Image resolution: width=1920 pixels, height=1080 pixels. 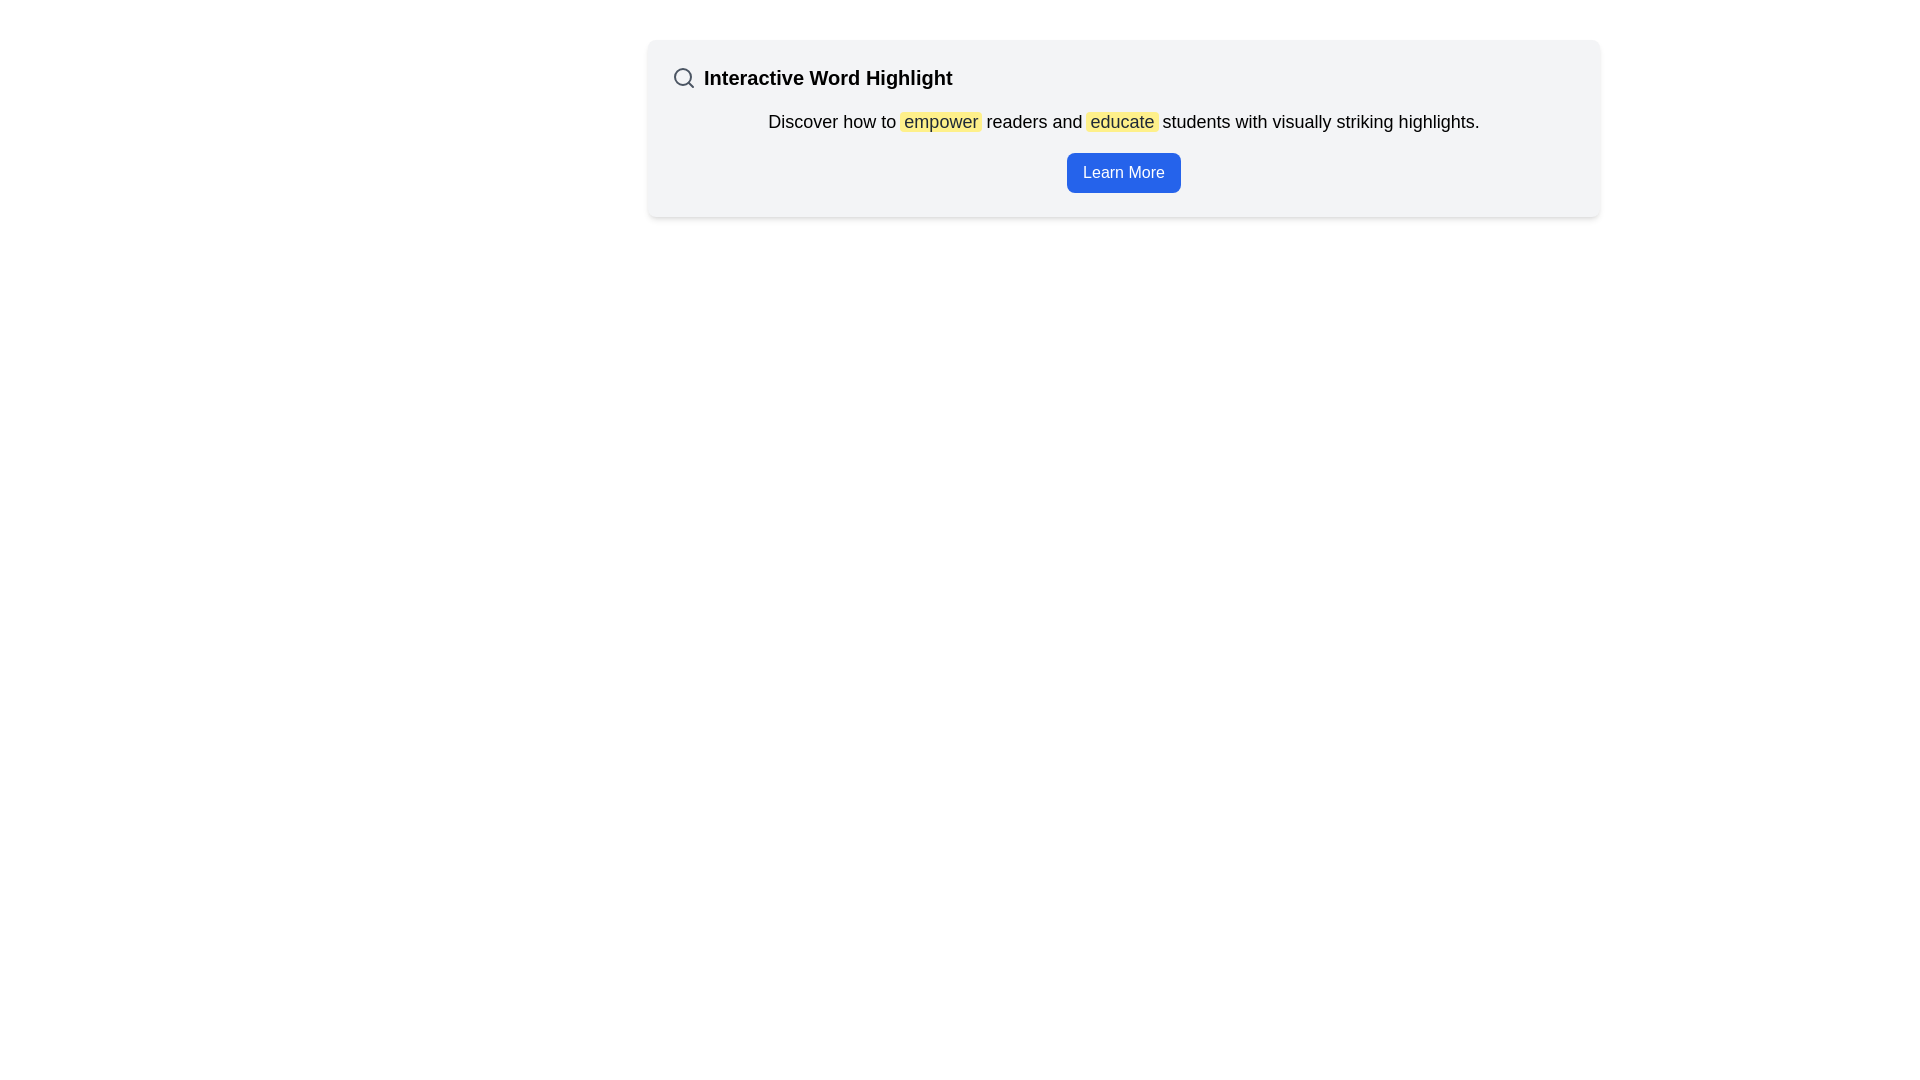 What do you see at coordinates (828, 76) in the screenshot?
I see `the prominently styled text element that says 'Interactive Word Highlight', which is located just to the right of the magnifying glass icon` at bounding box center [828, 76].